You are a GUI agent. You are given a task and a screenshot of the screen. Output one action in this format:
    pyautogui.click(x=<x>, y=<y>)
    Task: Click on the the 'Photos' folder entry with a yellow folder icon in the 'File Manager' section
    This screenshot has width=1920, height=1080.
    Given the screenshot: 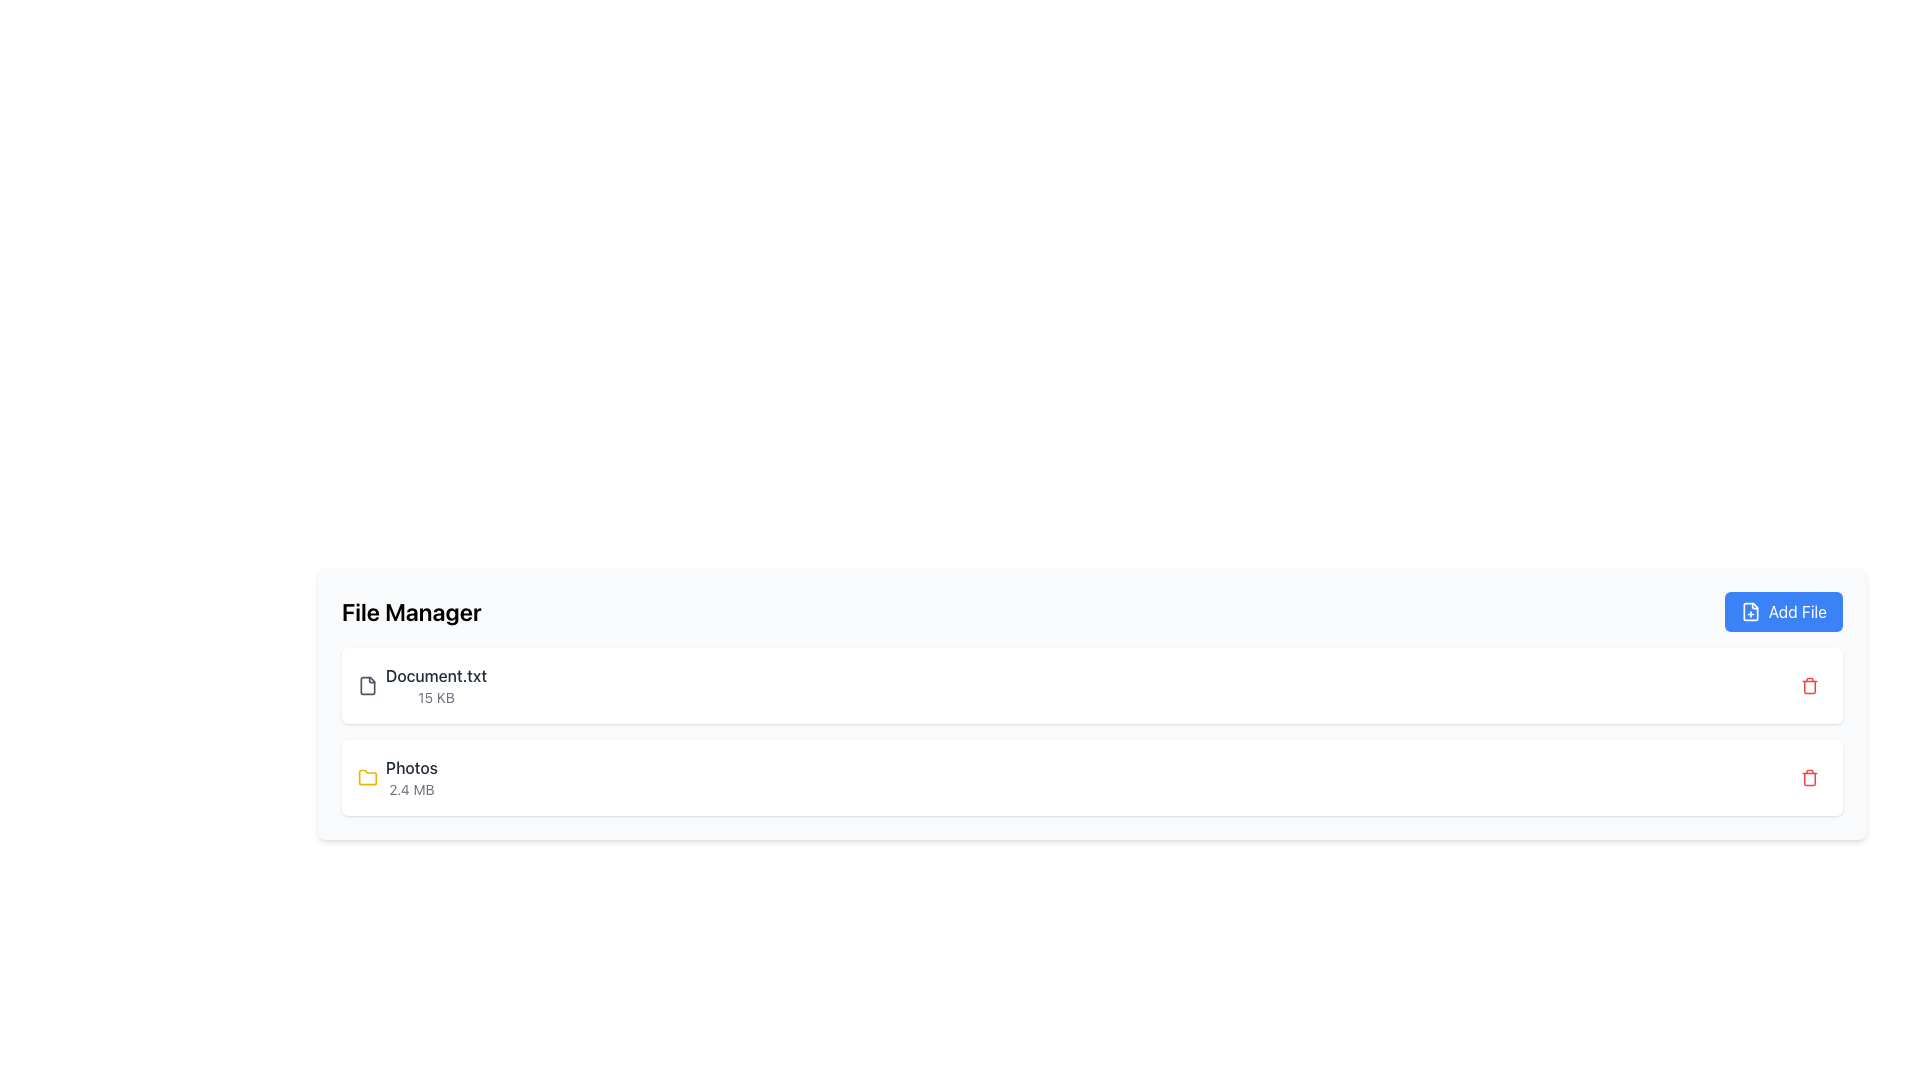 What is the action you would take?
    pyautogui.click(x=398, y=777)
    